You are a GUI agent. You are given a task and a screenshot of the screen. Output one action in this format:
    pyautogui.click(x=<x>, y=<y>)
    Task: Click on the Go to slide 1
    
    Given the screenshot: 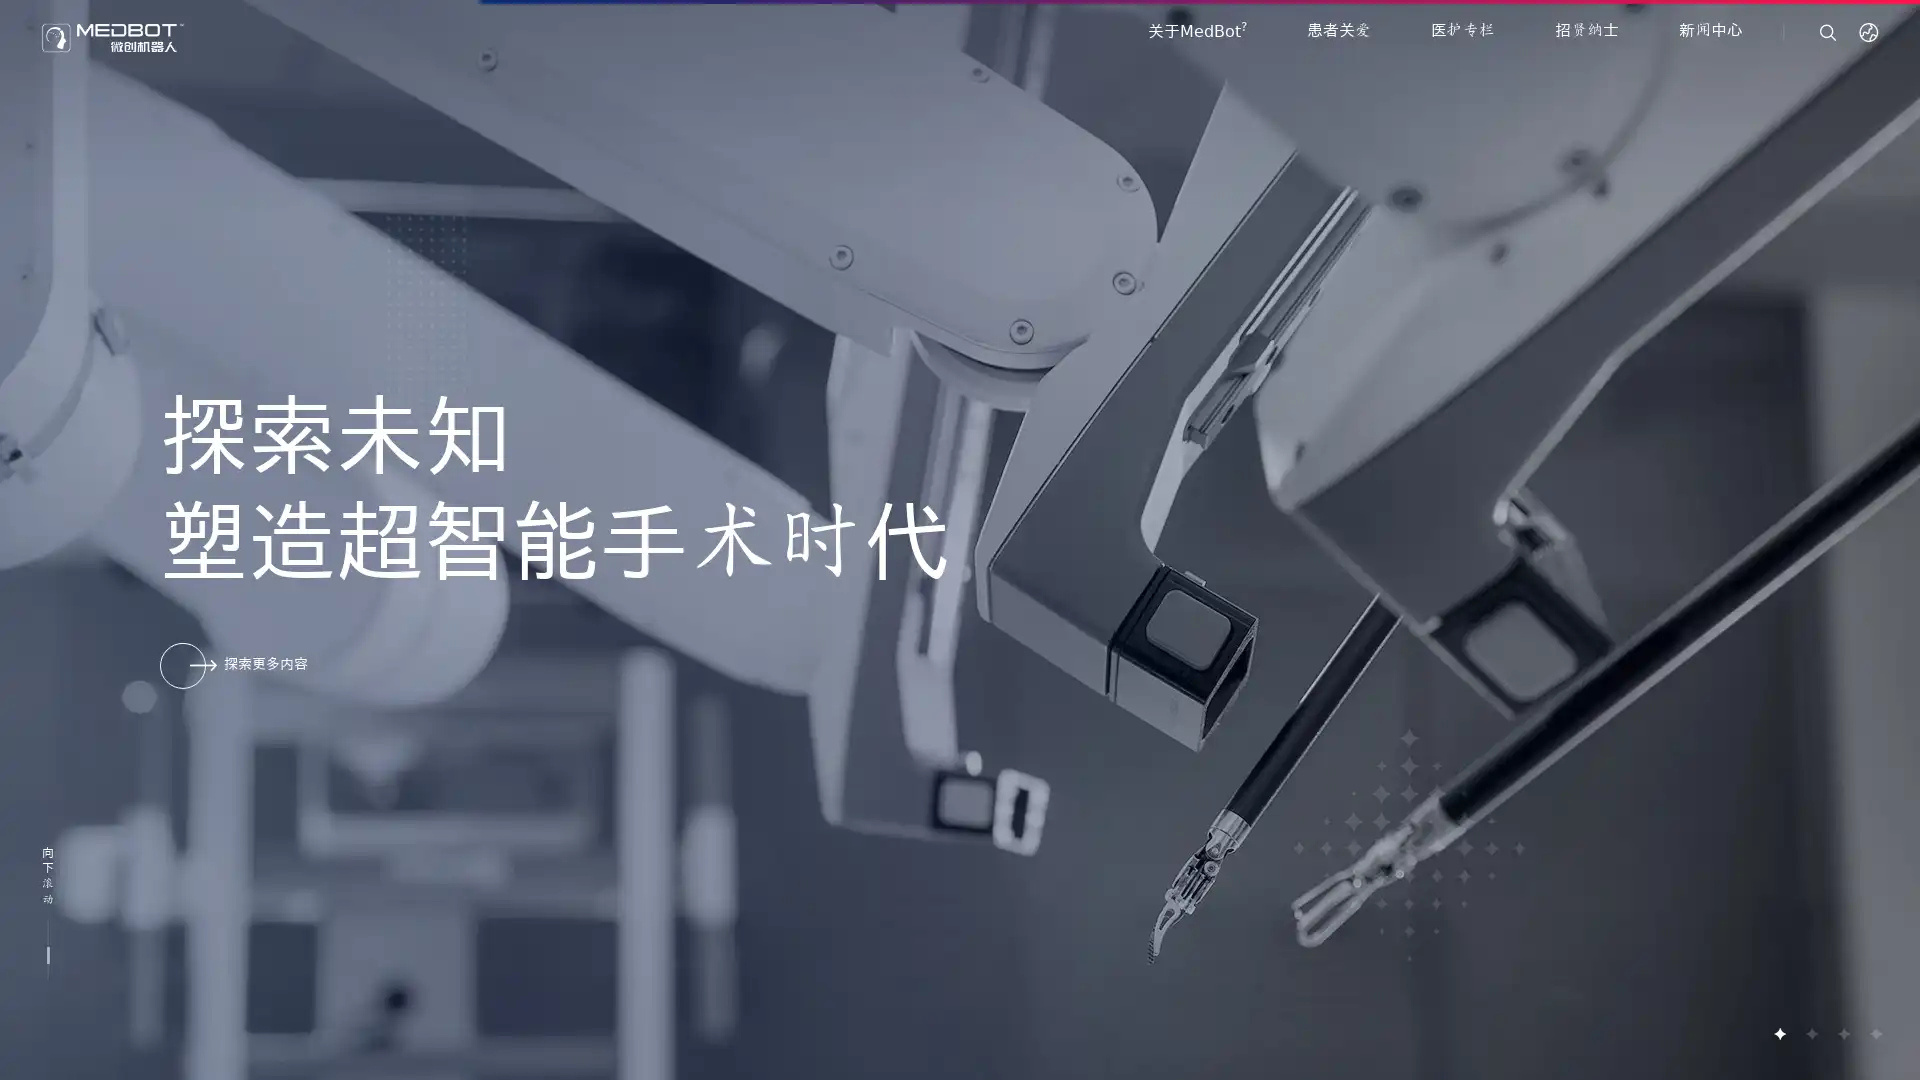 What is the action you would take?
    pyautogui.click(x=1779, y=1033)
    